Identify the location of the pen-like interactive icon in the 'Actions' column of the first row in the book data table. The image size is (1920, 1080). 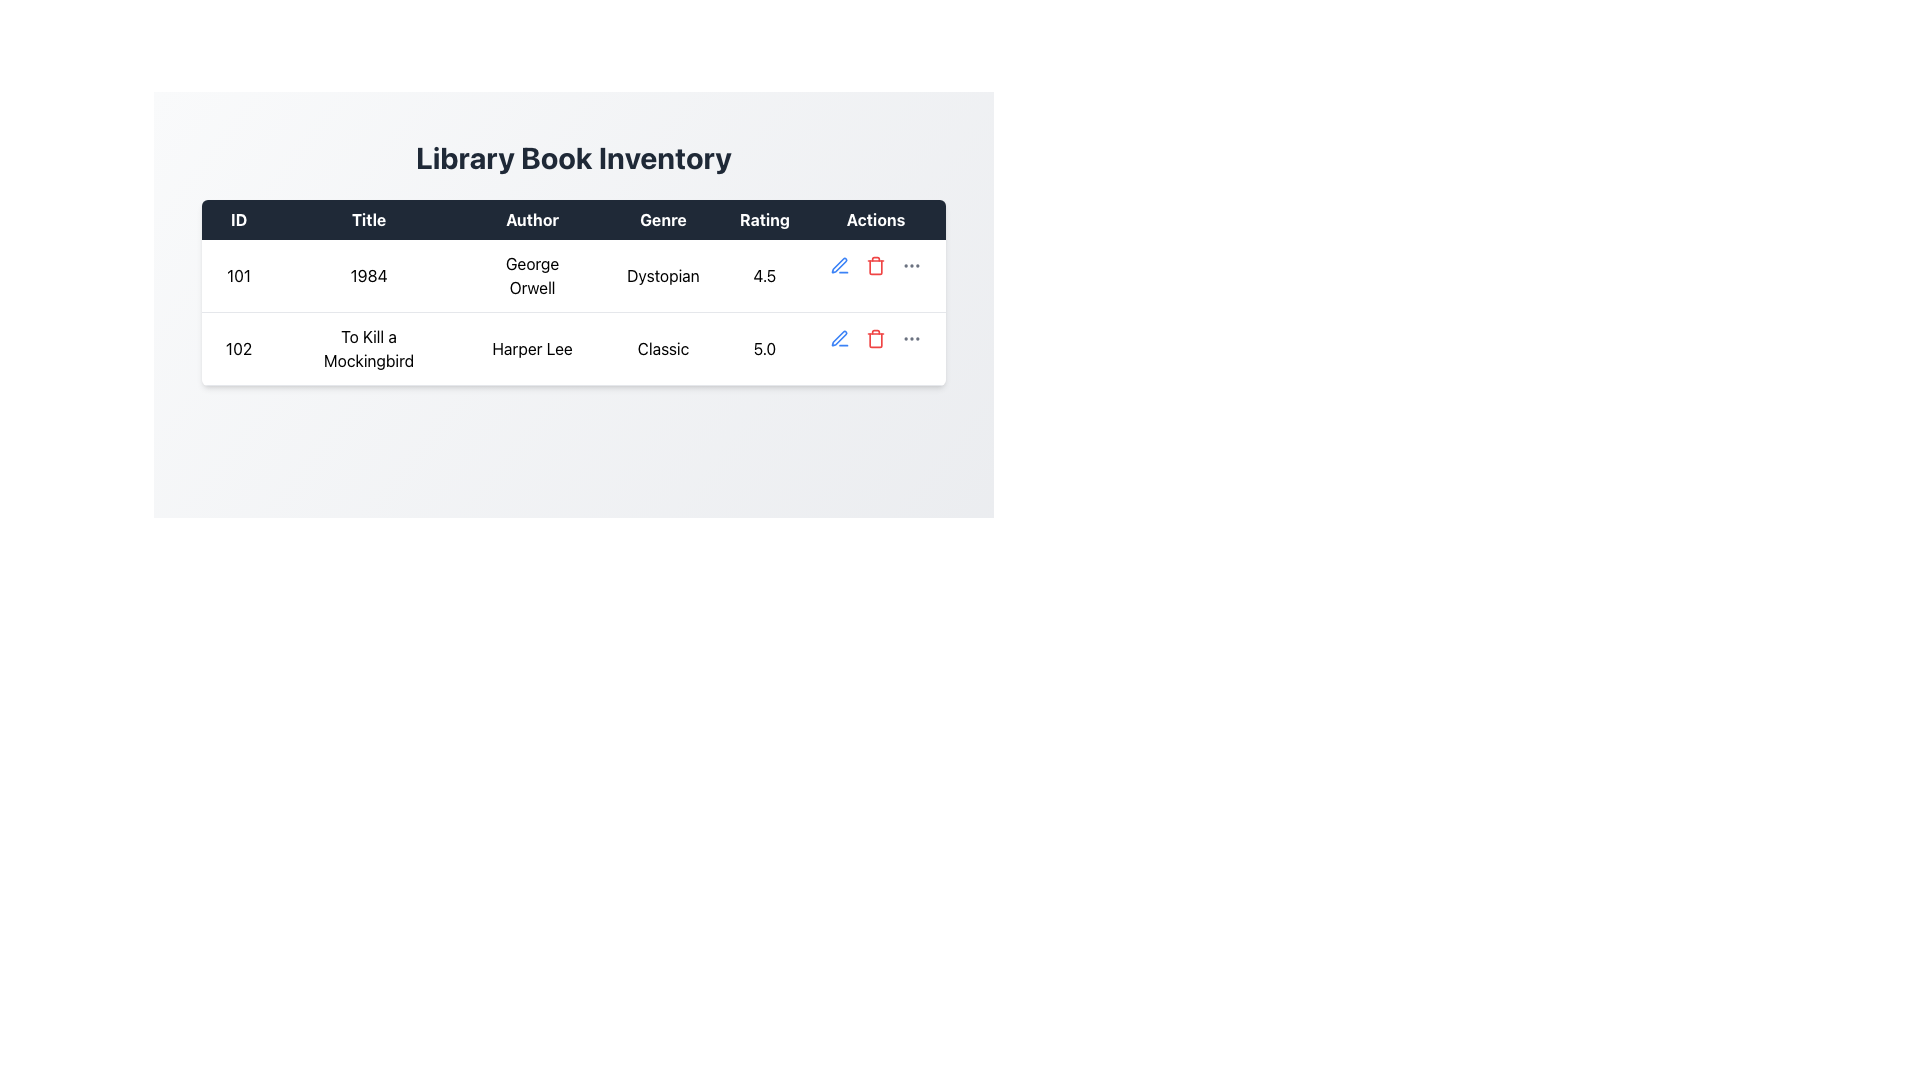
(840, 262).